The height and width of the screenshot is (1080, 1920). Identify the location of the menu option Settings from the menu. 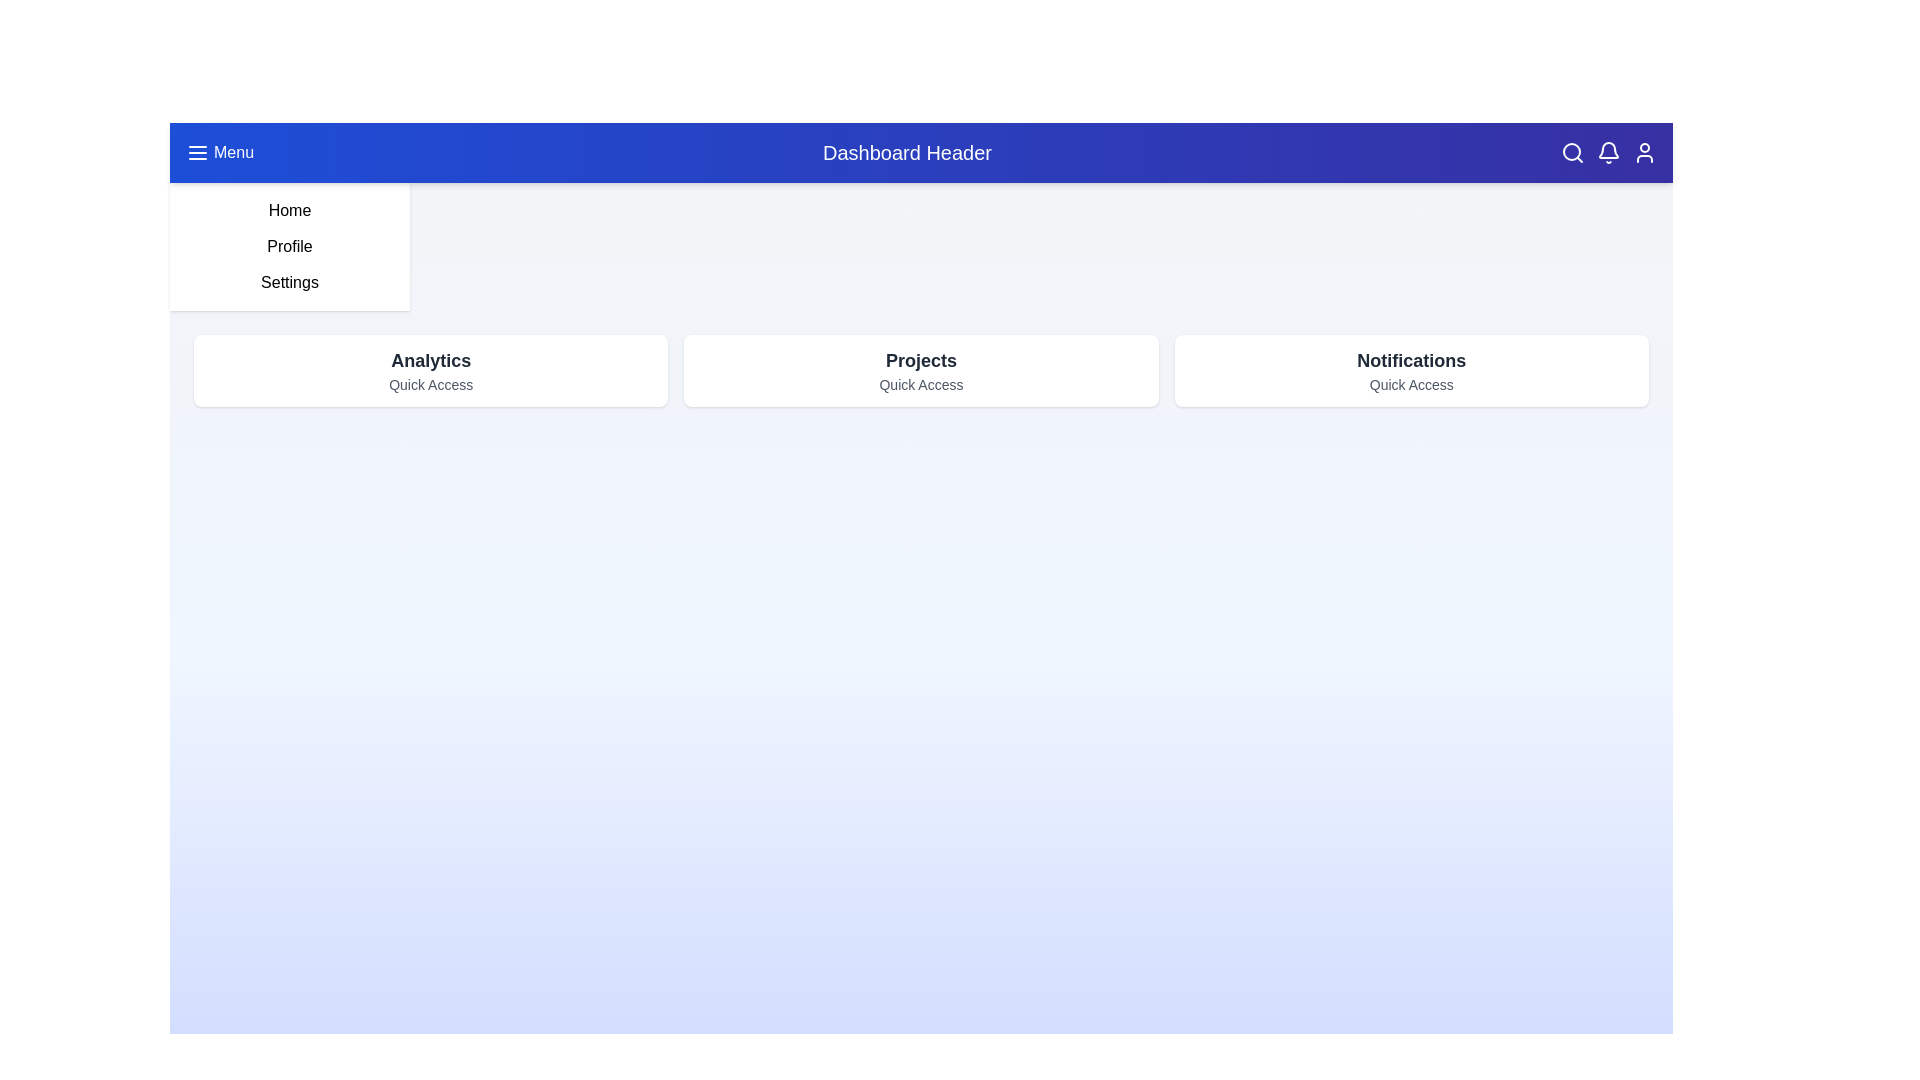
(288, 282).